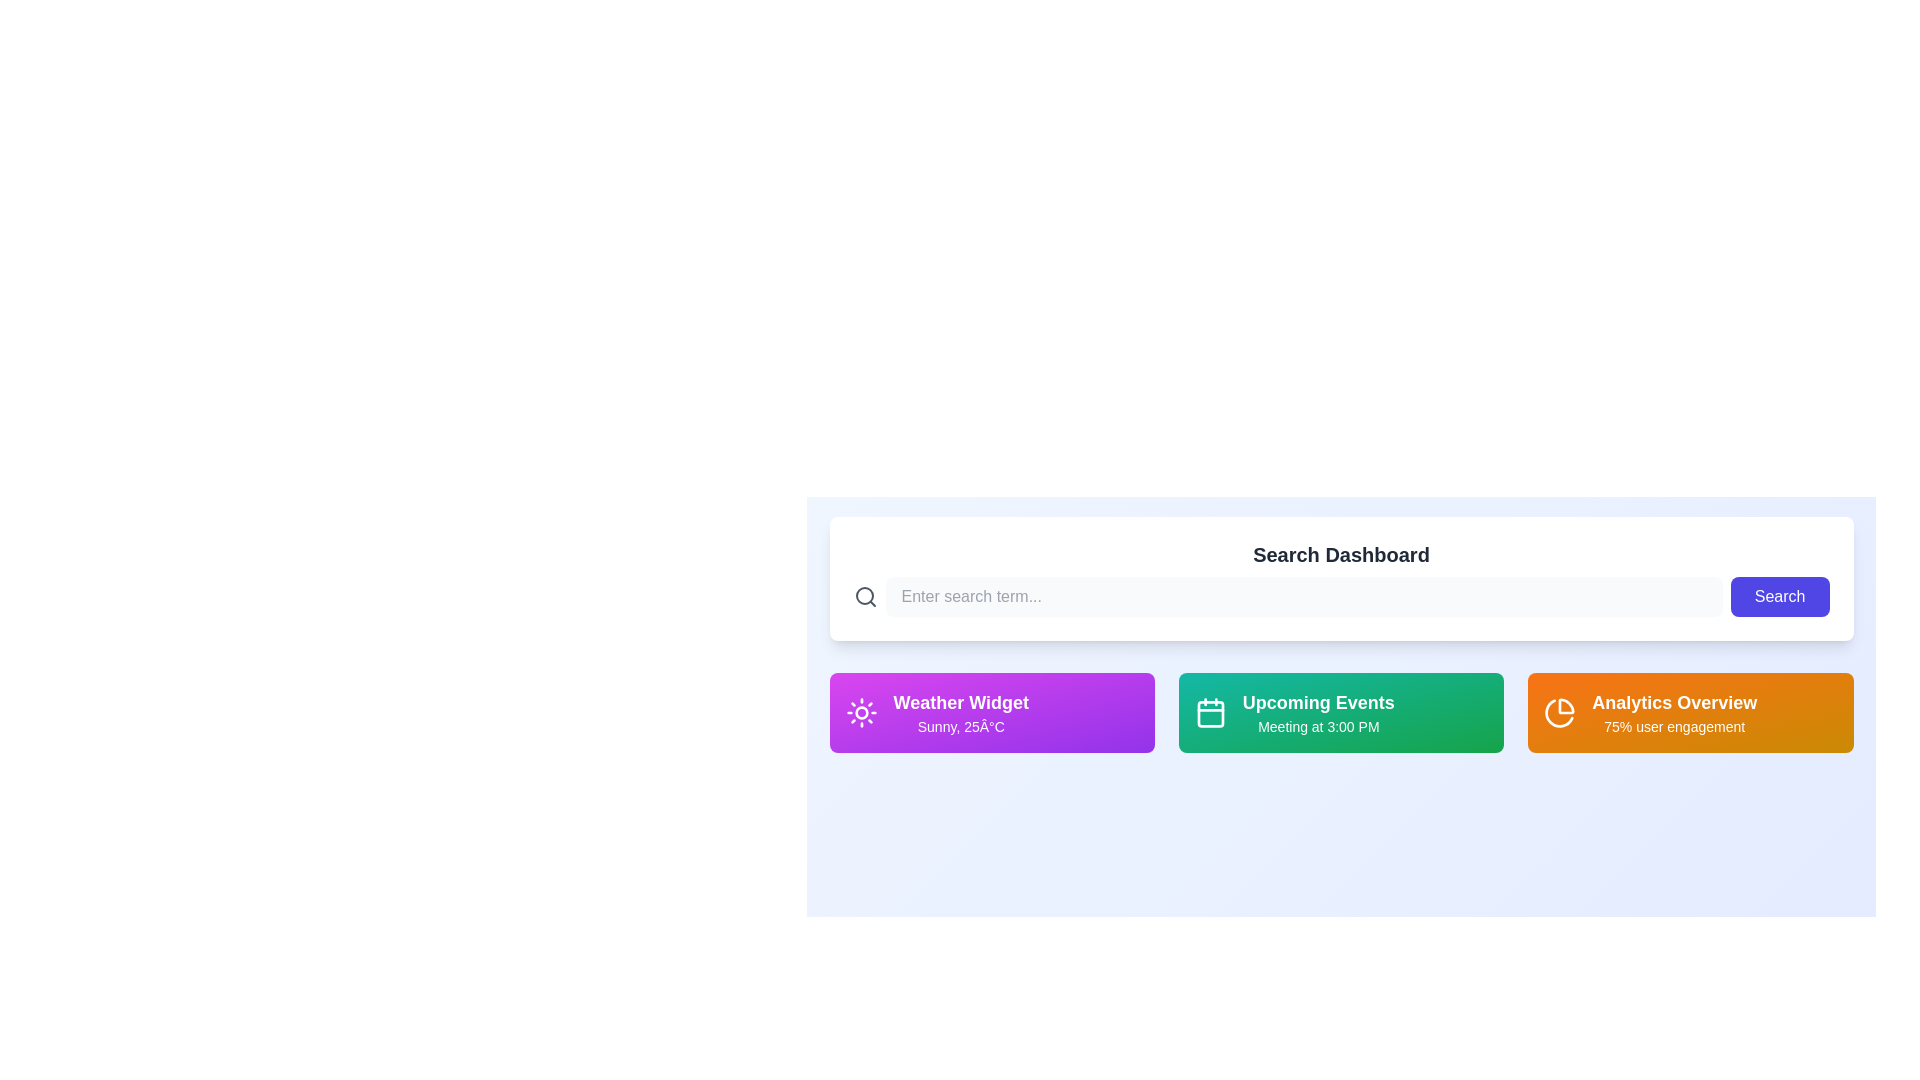 This screenshot has height=1080, width=1920. Describe the element at coordinates (1674, 726) in the screenshot. I see `the text label displaying '75% user engagement' located below the bolded title 'Analytics Overview' within the orange card component` at that location.